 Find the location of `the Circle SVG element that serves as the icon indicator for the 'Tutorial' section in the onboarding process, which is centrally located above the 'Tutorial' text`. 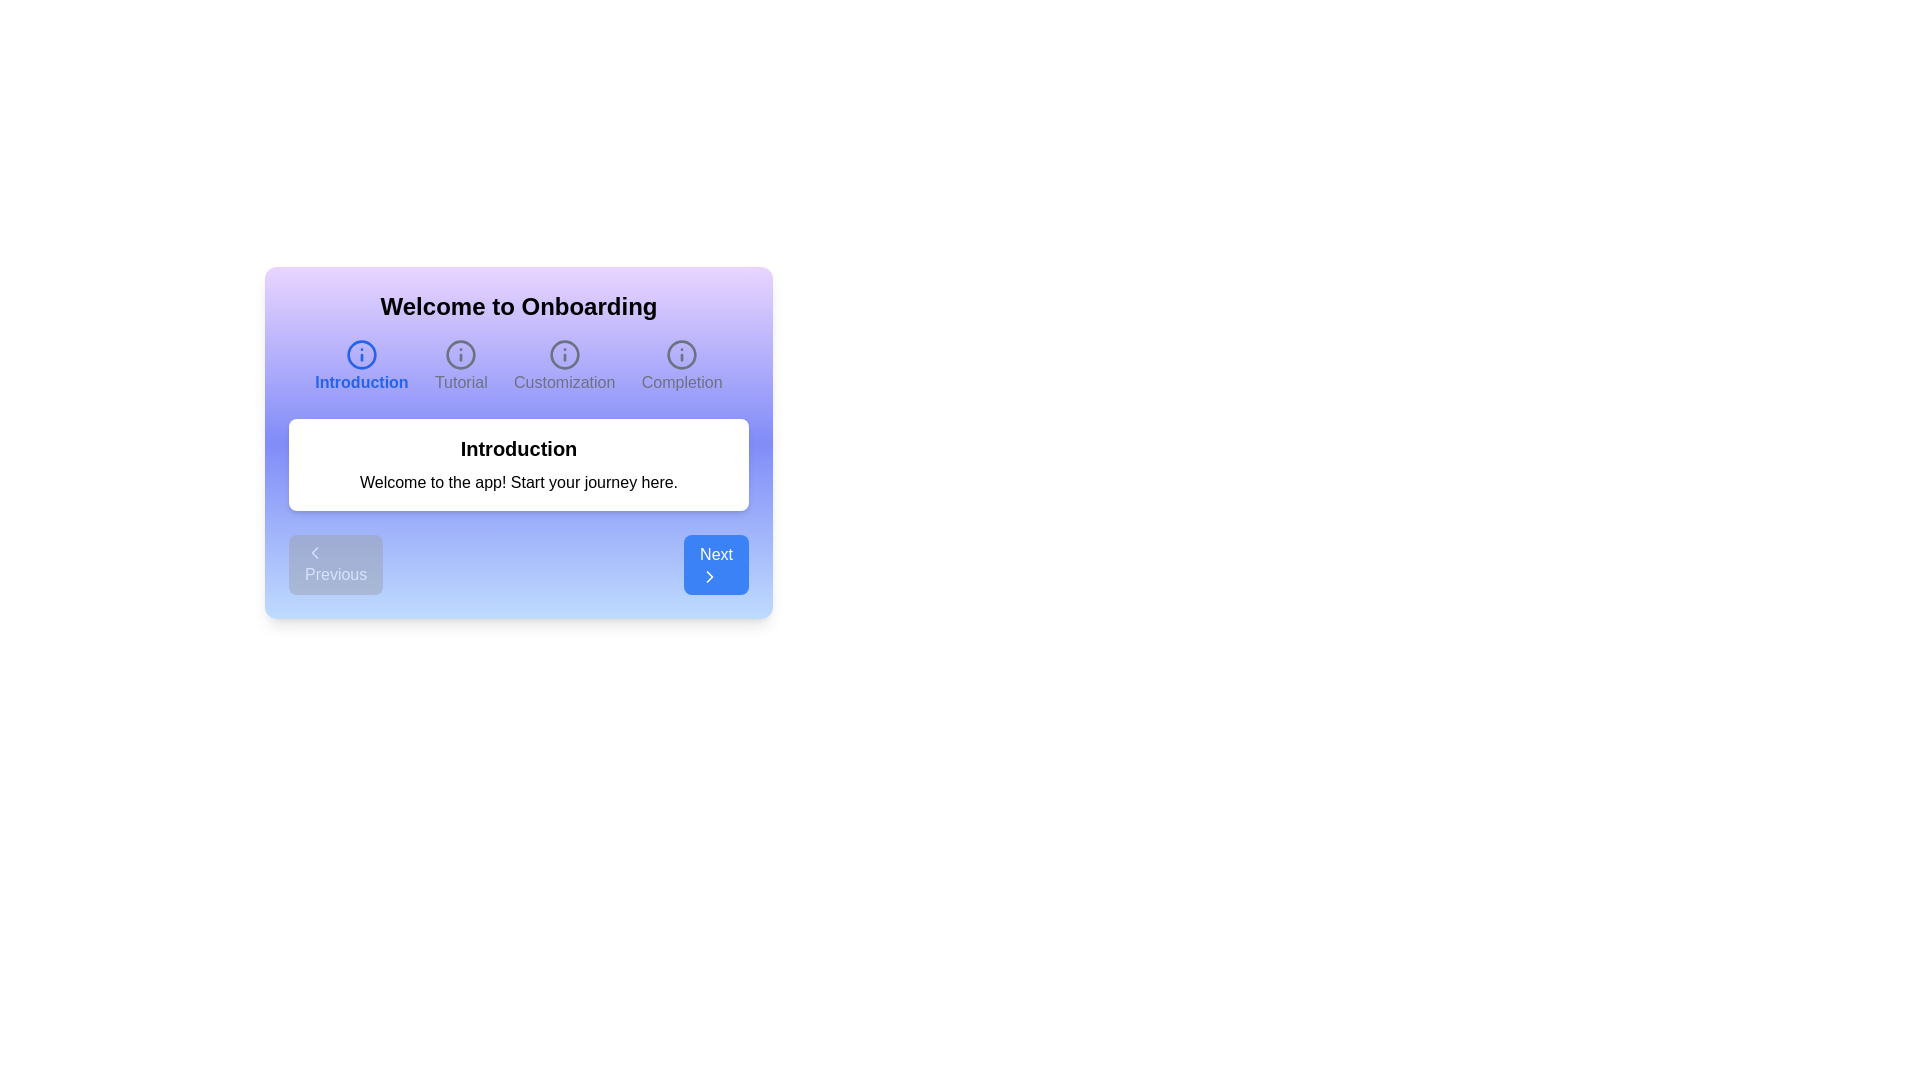

the Circle SVG element that serves as the icon indicator for the 'Tutorial' section in the onboarding process, which is centrally located above the 'Tutorial' text is located at coordinates (460, 353).